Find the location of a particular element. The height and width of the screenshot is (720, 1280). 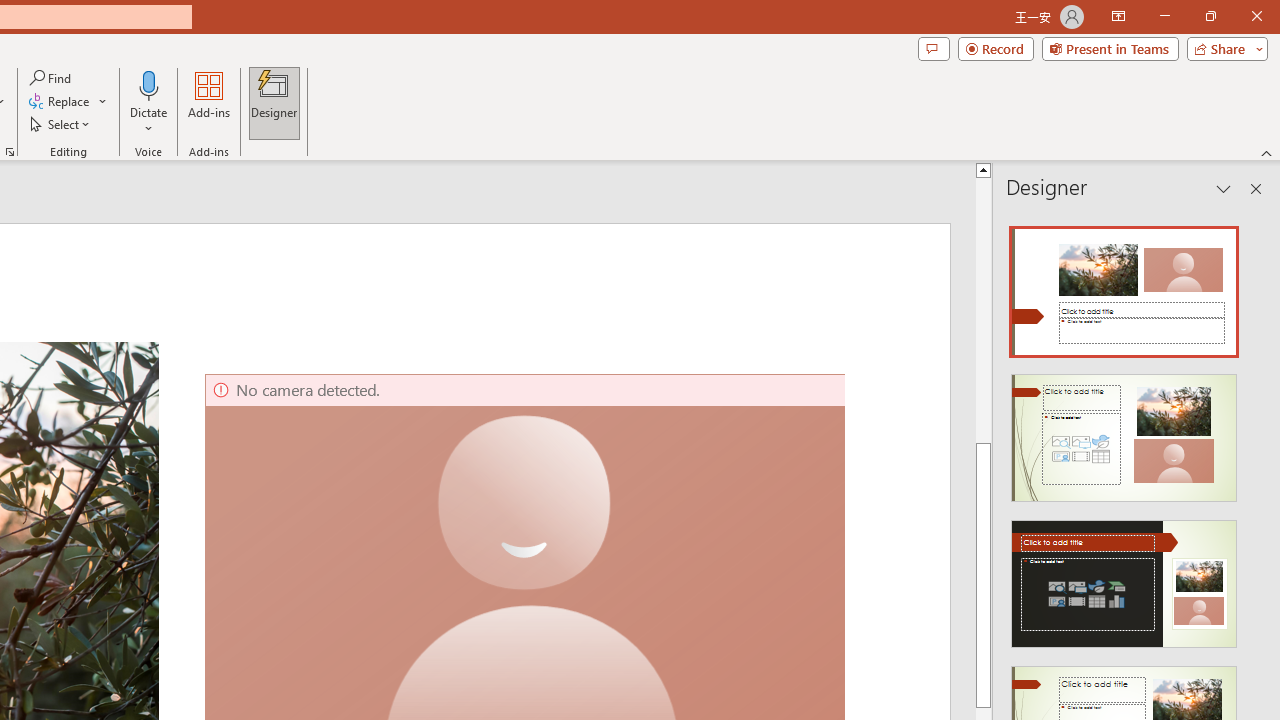

'Restore Down' is located at coordinates (1209, 16).